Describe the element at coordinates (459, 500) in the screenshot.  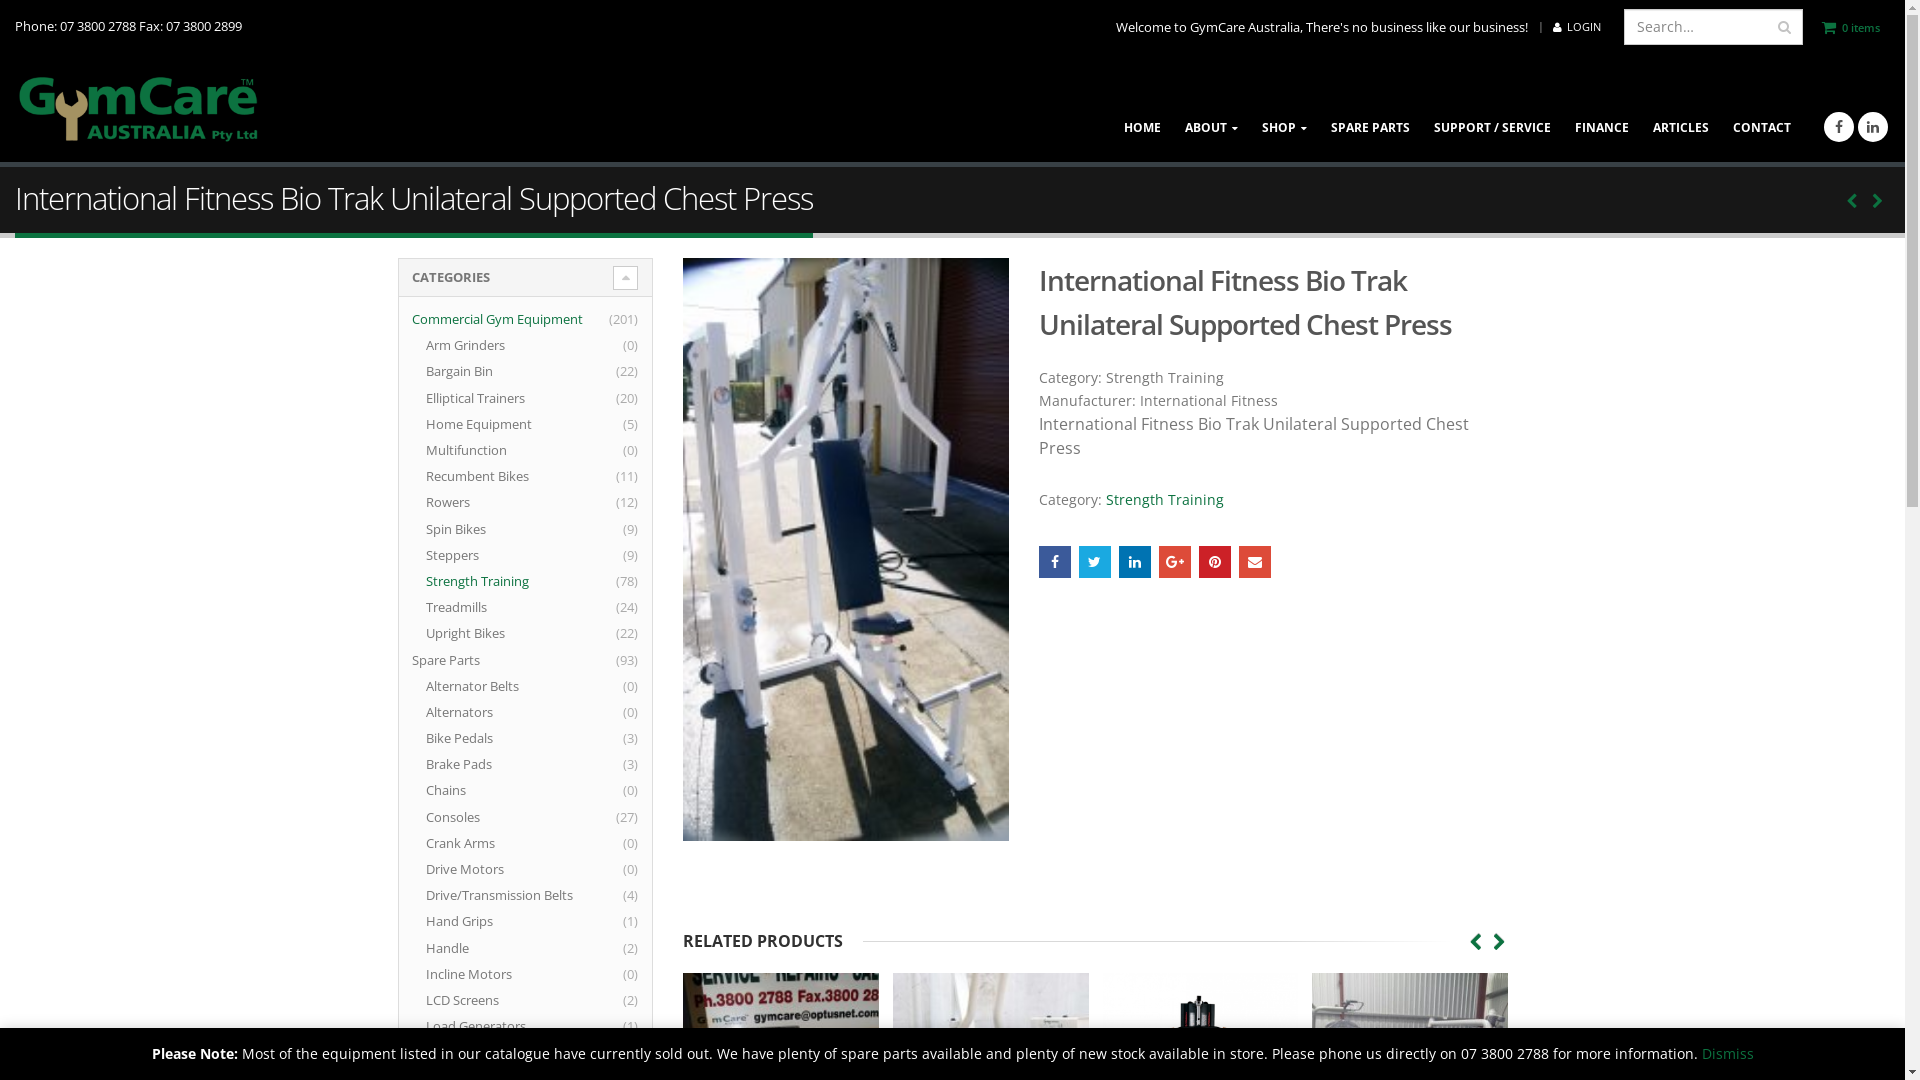
I see `'Rowers'` at that location.